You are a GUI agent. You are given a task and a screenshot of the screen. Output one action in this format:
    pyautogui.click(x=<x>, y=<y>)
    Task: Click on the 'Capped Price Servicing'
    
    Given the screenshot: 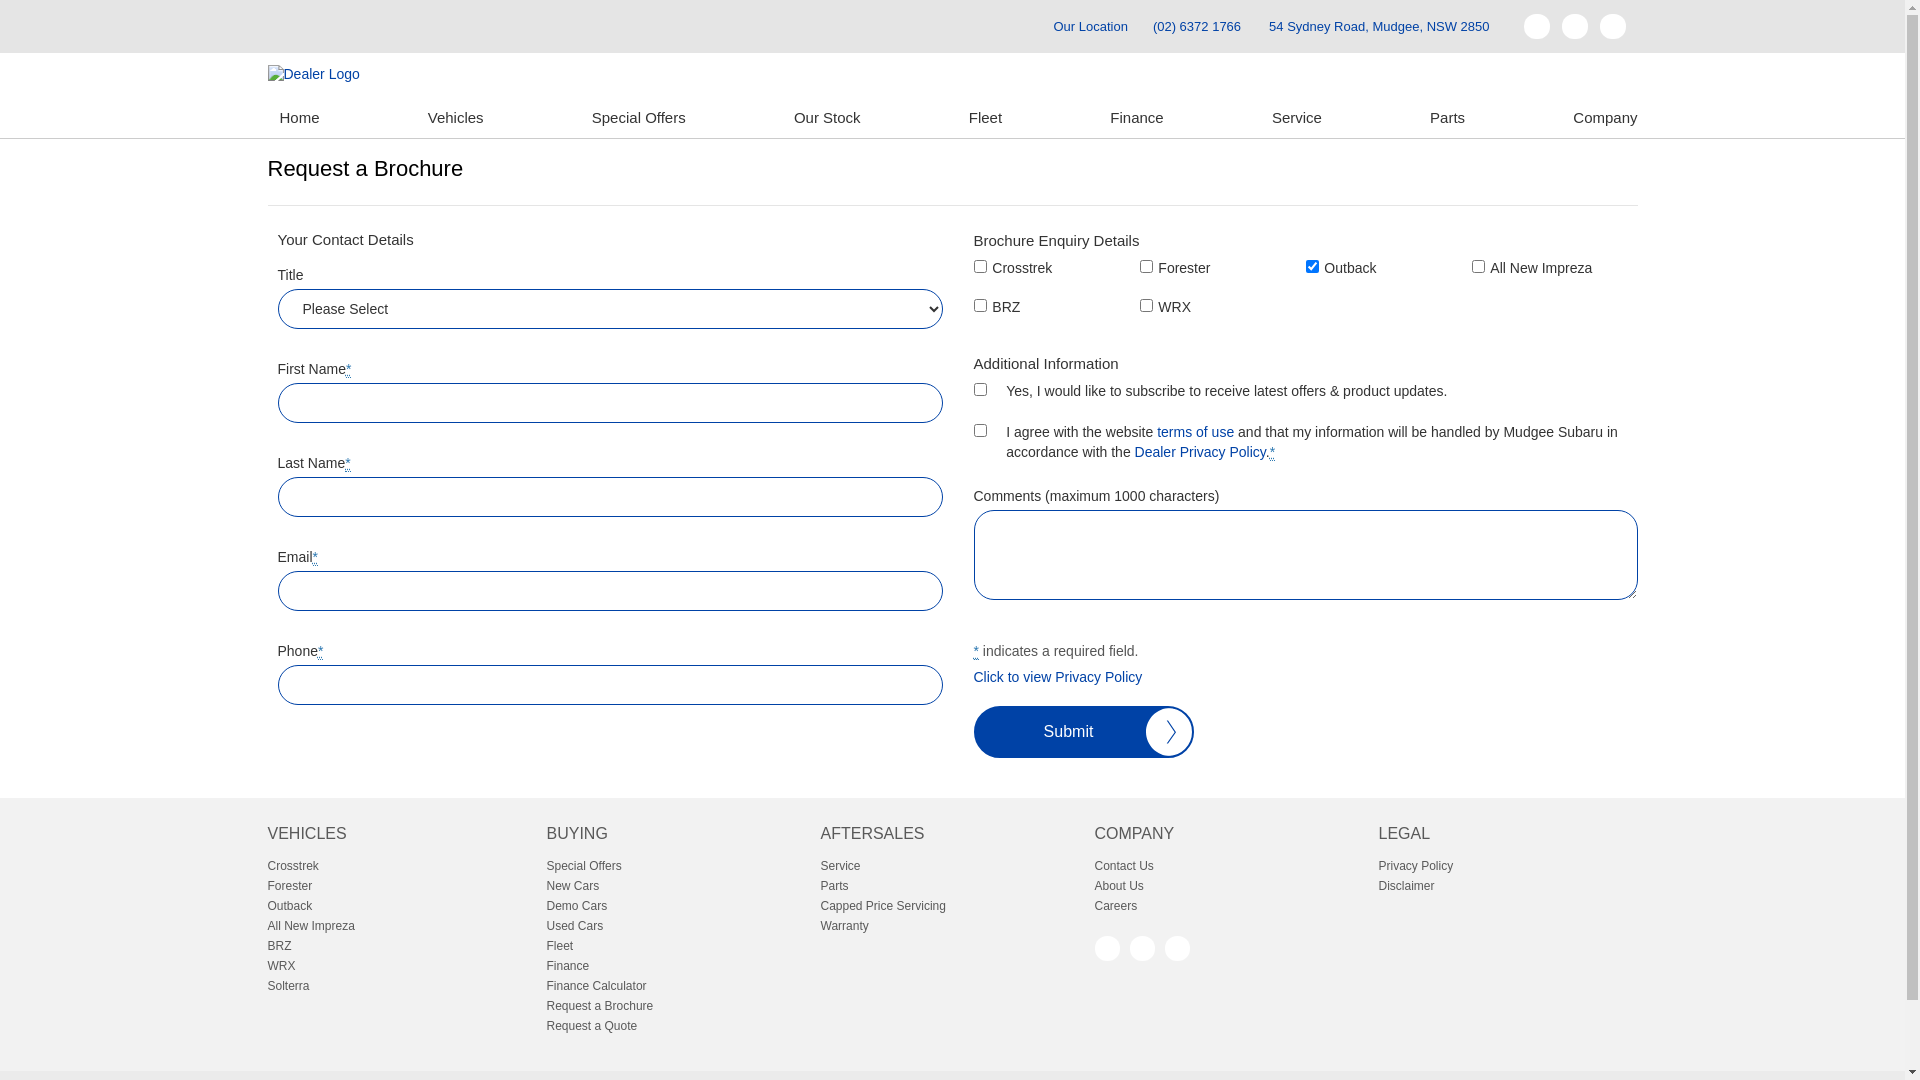 What is the action you would take?
    pyautogui.click(x=950, y=906)
    